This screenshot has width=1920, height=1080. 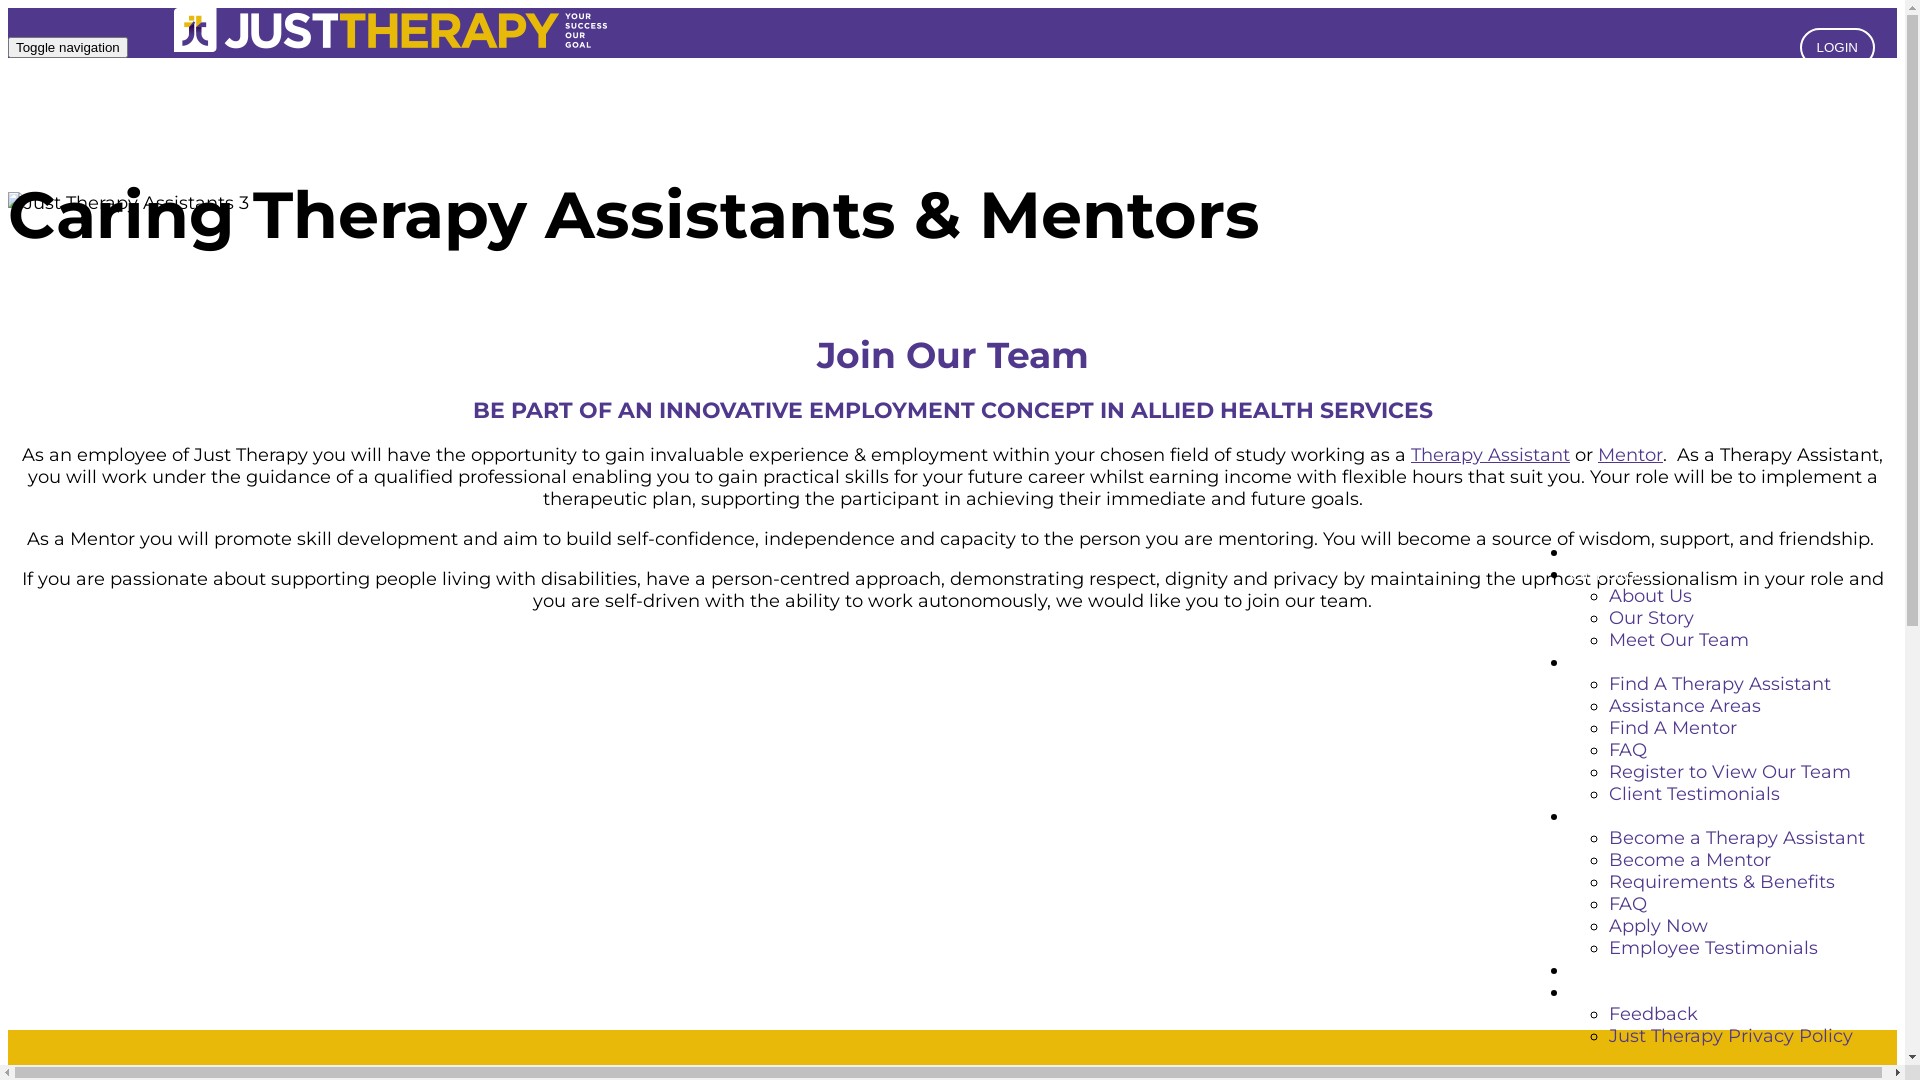 I want to click on 'Find Your Support', so click(x=1650, y=662).